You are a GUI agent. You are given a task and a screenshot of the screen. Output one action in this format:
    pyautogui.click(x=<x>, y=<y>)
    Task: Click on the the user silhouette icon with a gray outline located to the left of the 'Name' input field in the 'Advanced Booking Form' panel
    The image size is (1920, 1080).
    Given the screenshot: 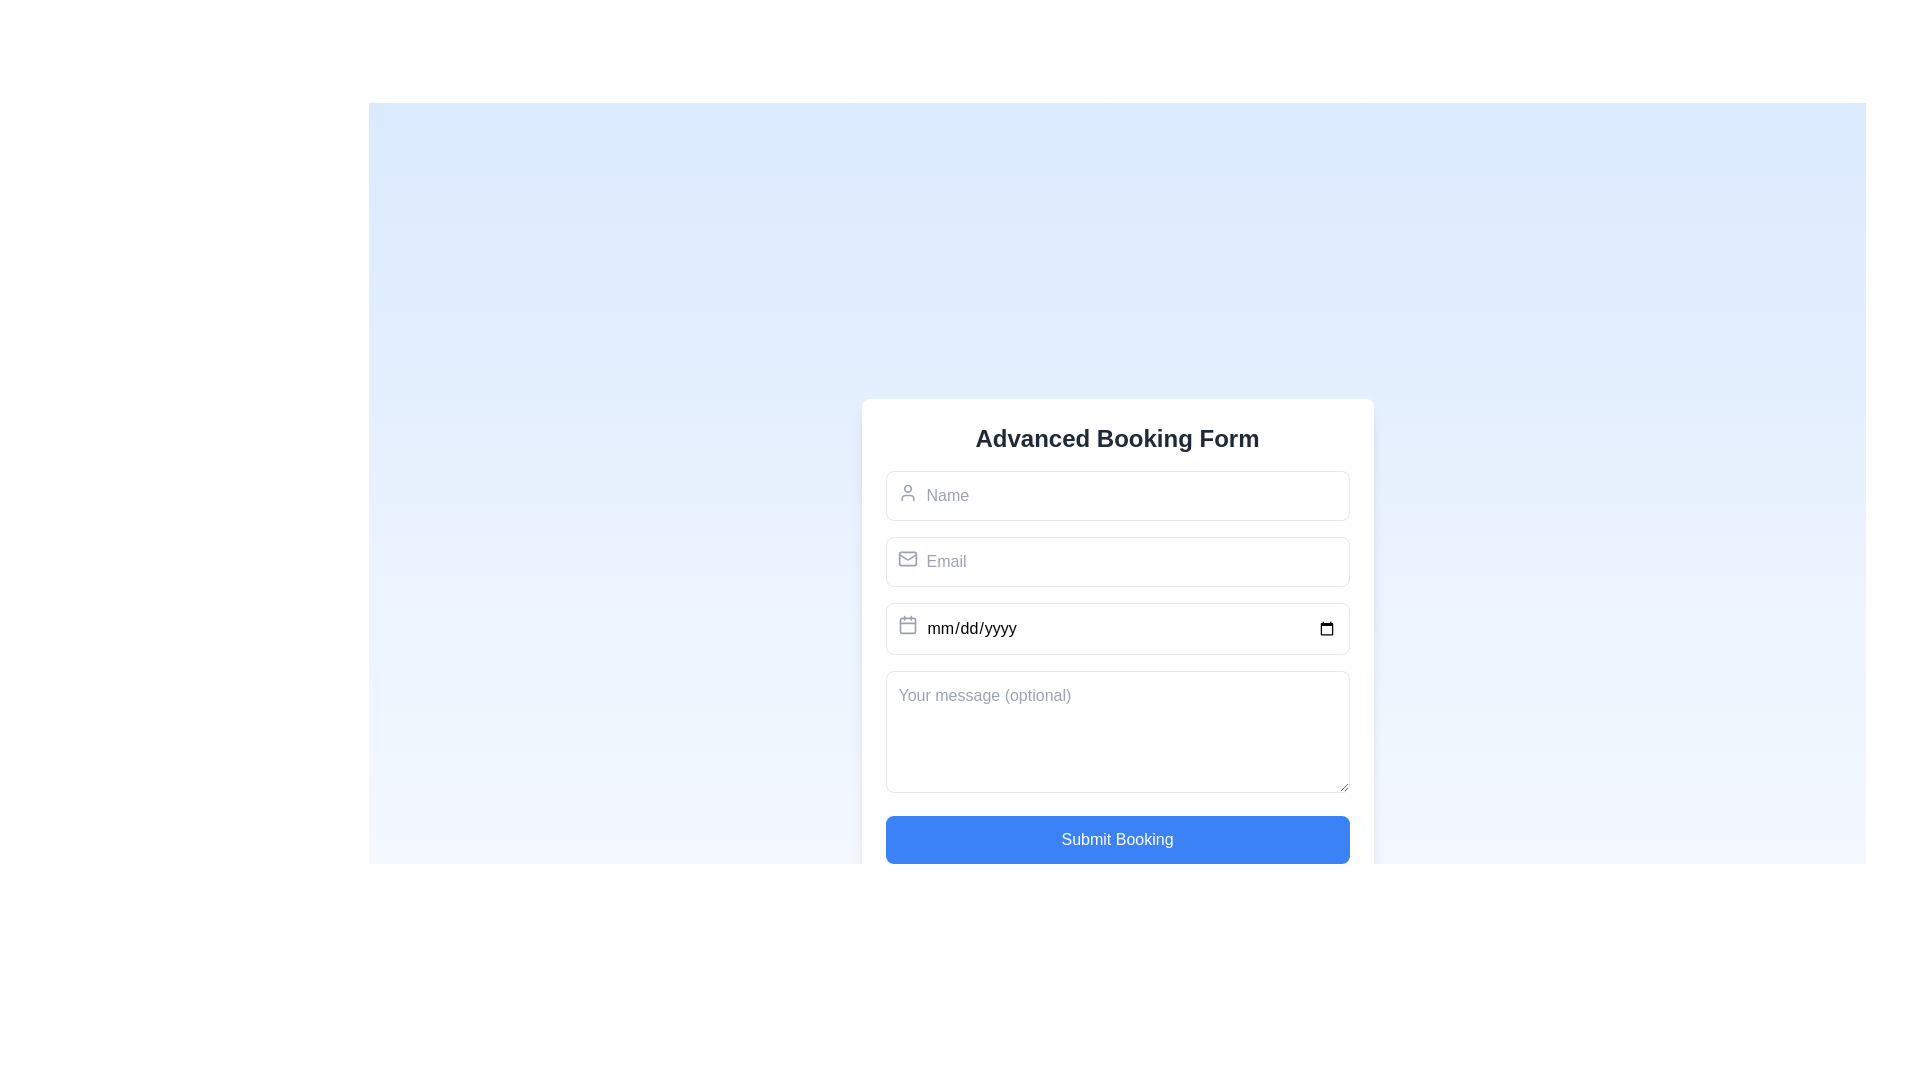 What is the action you would take?
    pyautogui.click(x=906, y=492)
    